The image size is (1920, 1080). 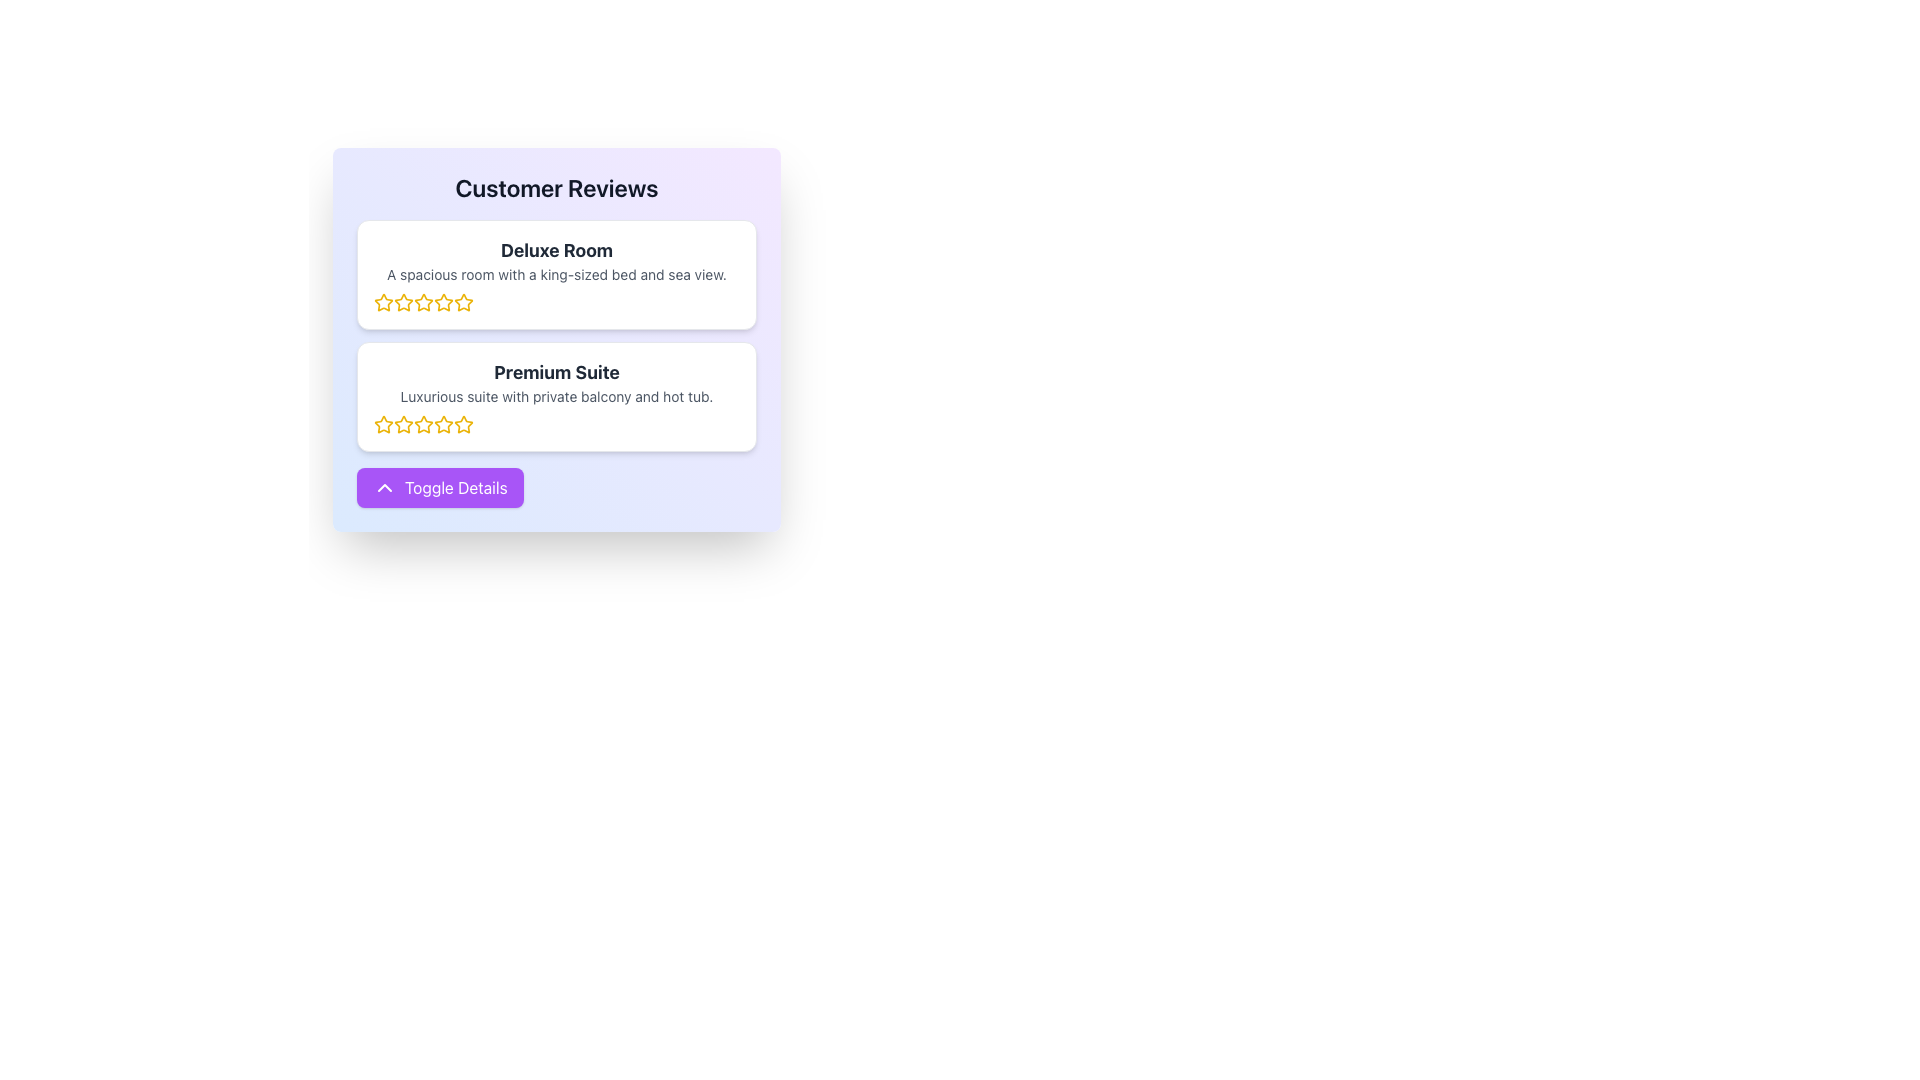 I want to click on the fourth star icon from the left in the 5-star rating system under the 'Premium Suite' section, so click(x=463, y=423).